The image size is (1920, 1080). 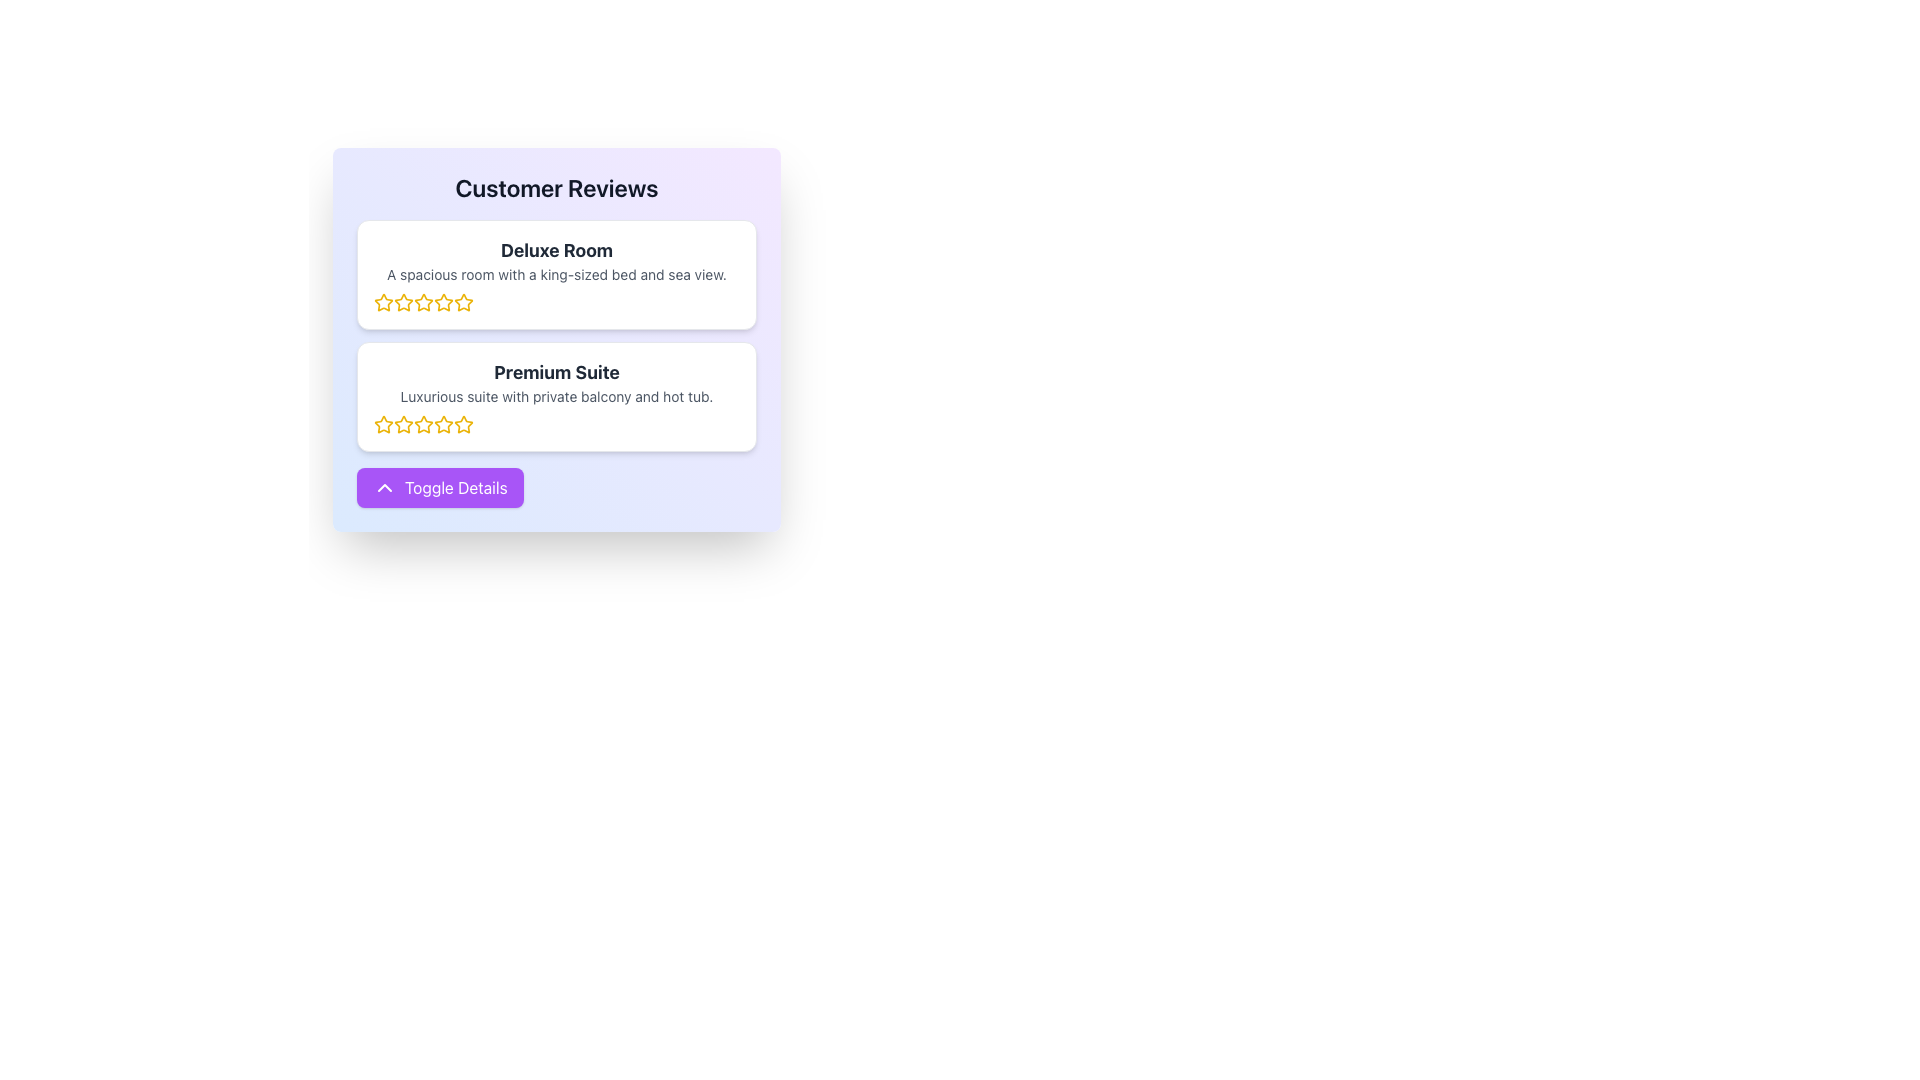 I want to click on the fourth star icon from the left in the 5-star rating system under the 'Premium Suite' section, so click(x=463, y=423).